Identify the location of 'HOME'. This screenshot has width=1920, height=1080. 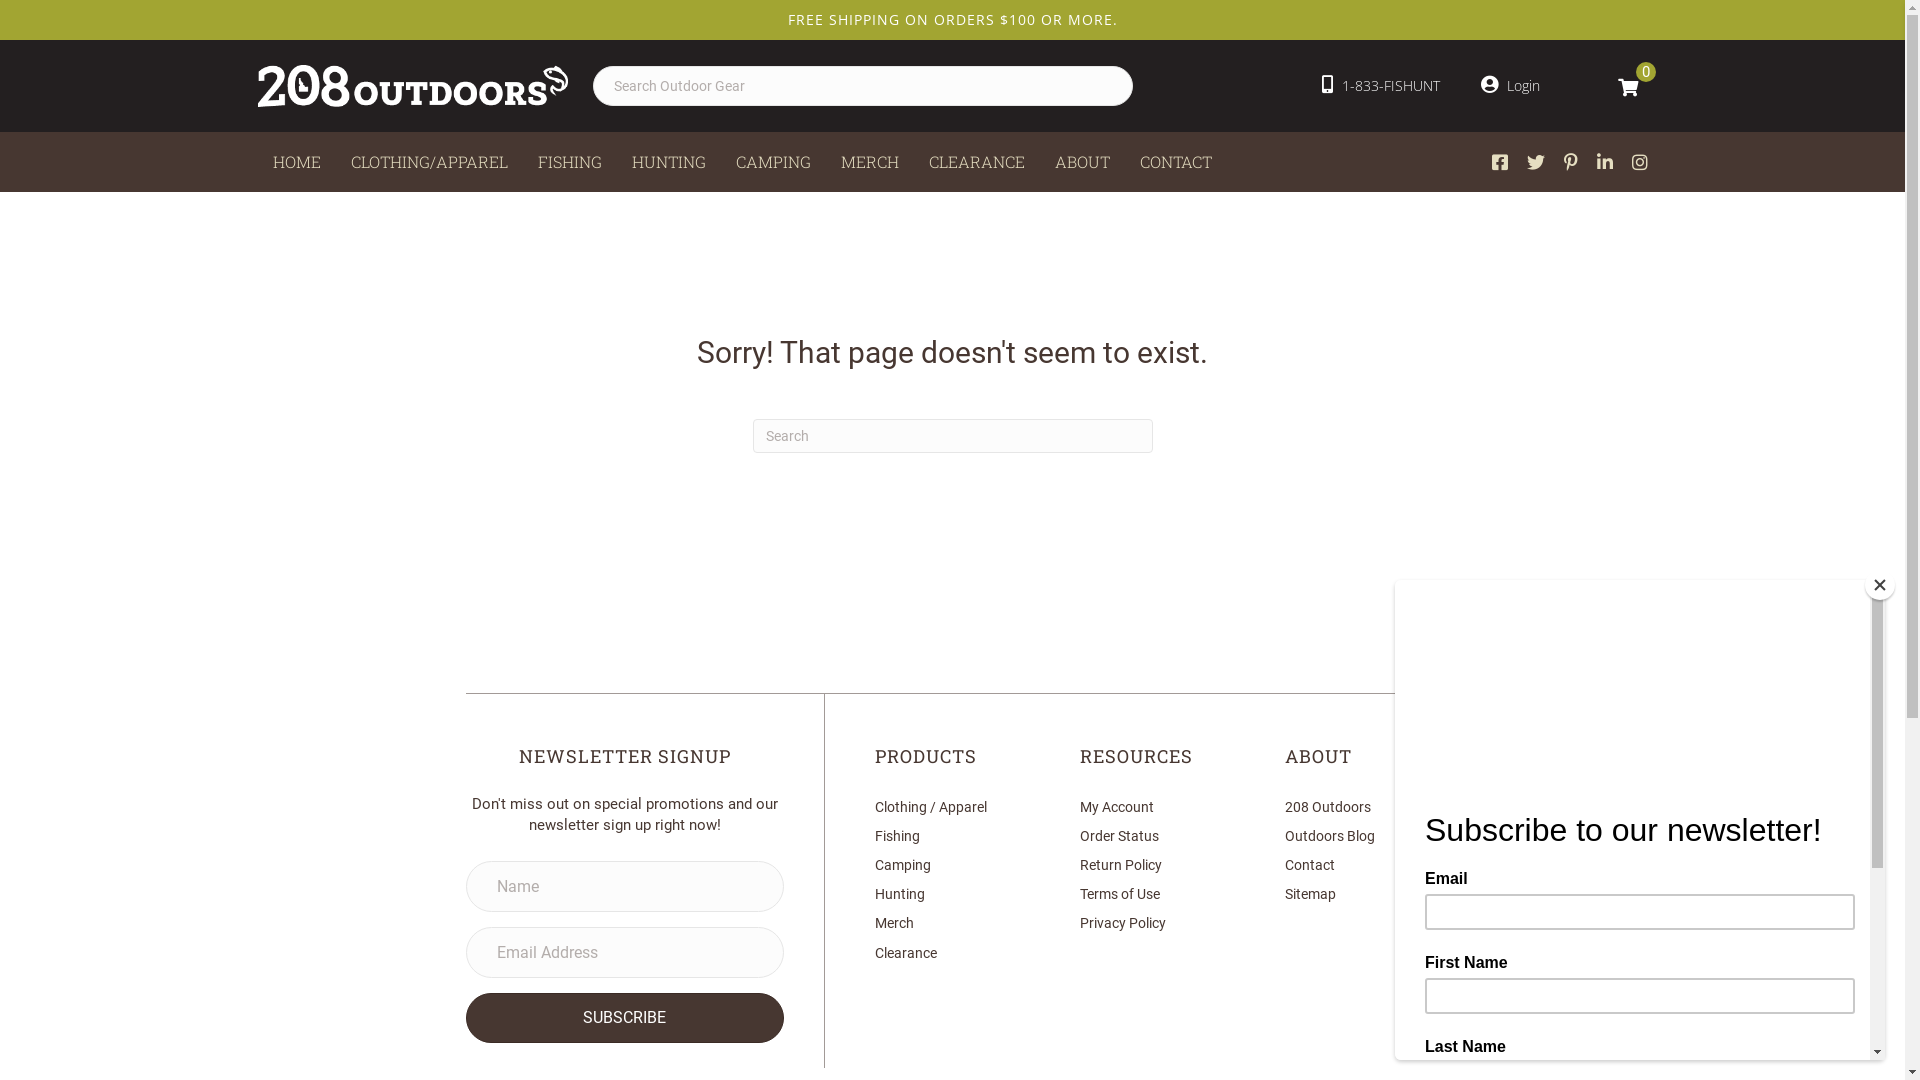
(296, 161).